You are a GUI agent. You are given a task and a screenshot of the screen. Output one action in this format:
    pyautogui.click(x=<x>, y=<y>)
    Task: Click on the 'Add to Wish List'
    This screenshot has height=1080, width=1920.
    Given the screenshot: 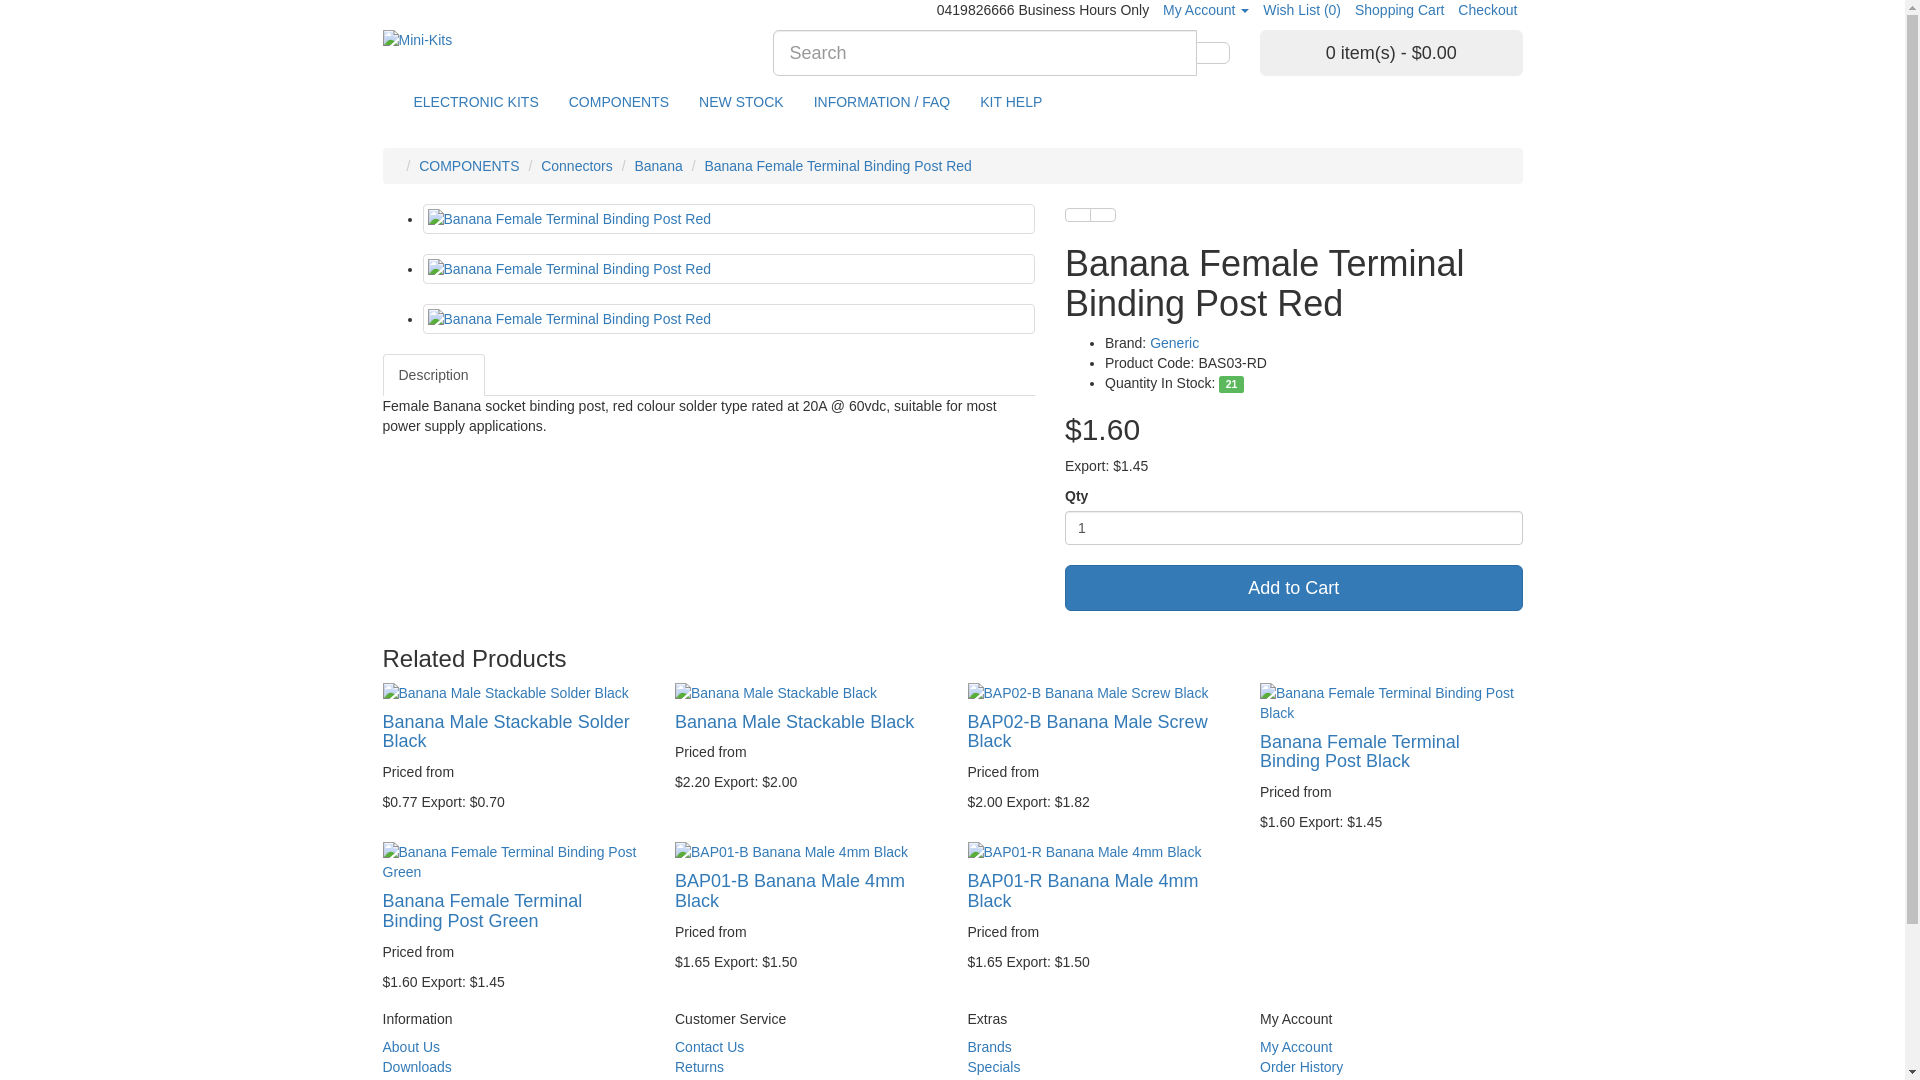 What is the action you would take?
    pyautogui.click(x=1077, y=215)
    